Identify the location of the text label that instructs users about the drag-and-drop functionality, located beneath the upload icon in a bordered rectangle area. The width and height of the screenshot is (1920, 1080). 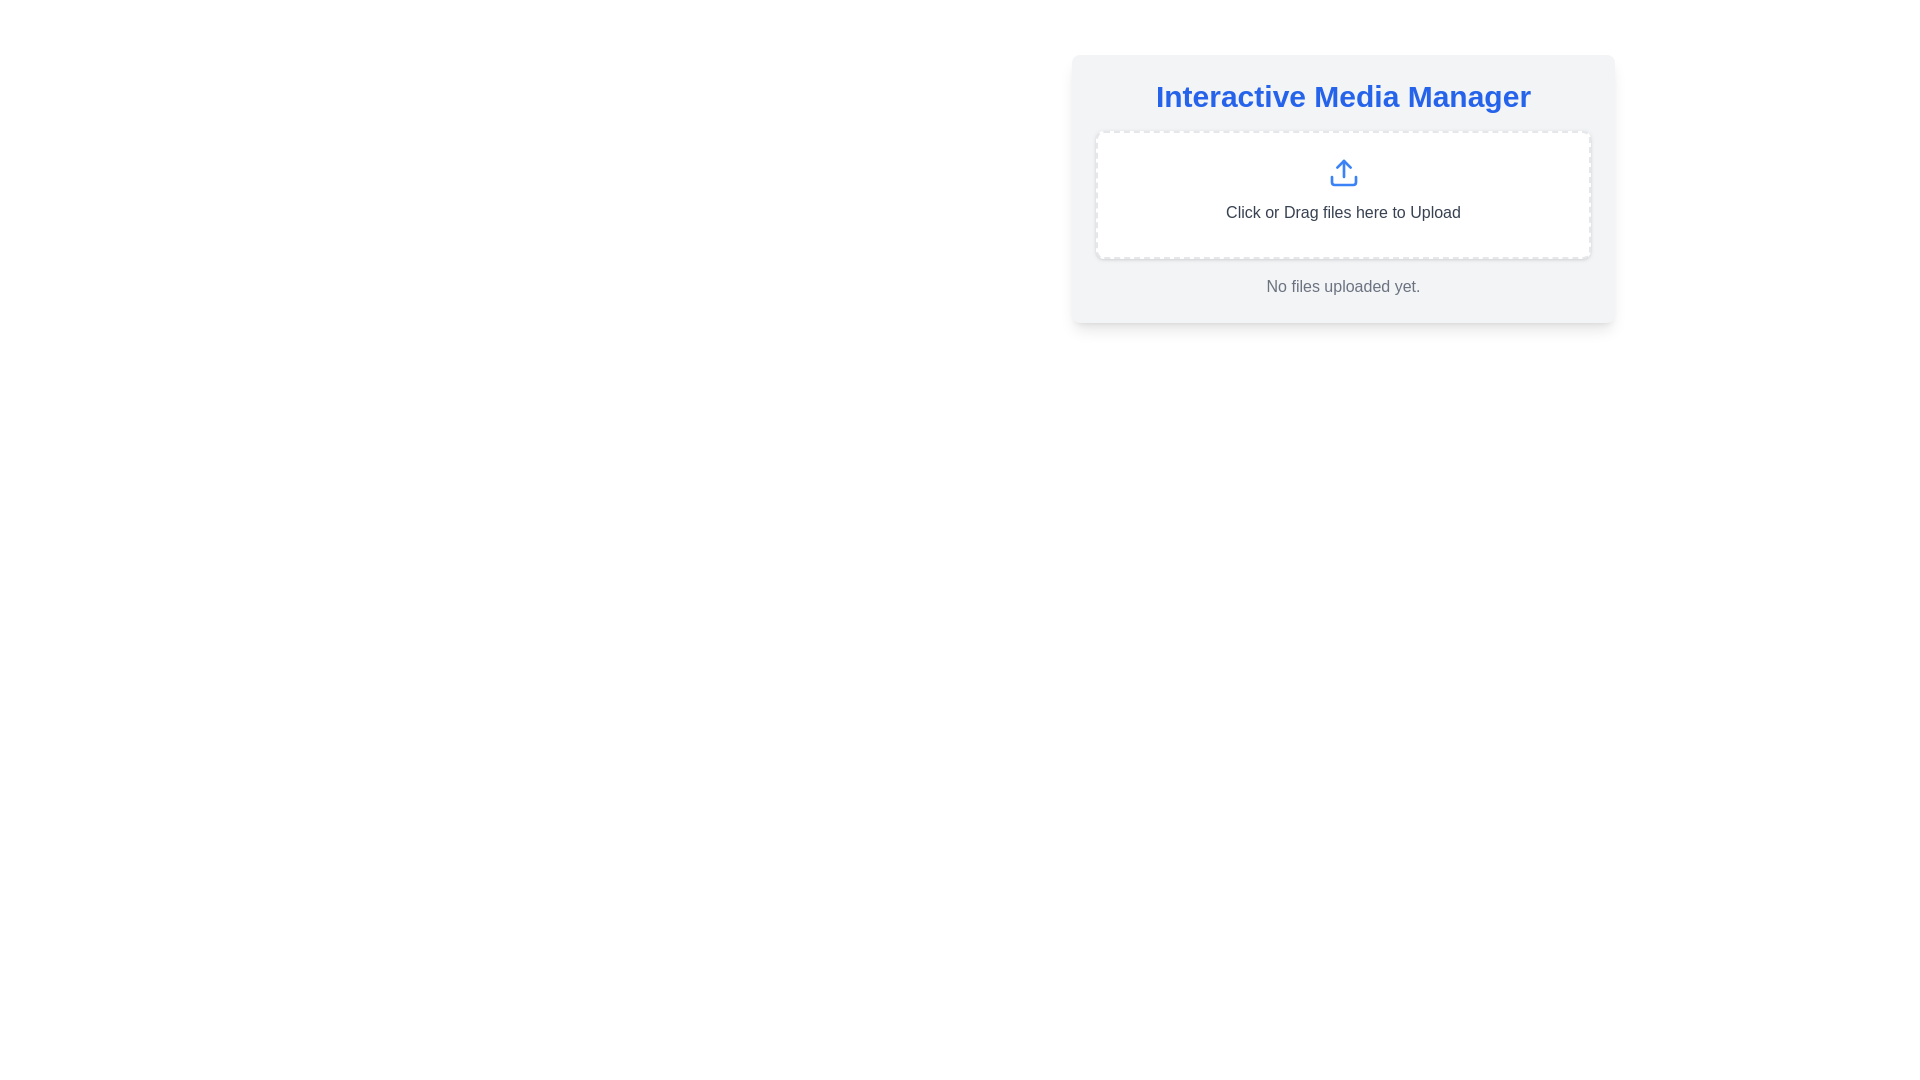
(1343, 212).